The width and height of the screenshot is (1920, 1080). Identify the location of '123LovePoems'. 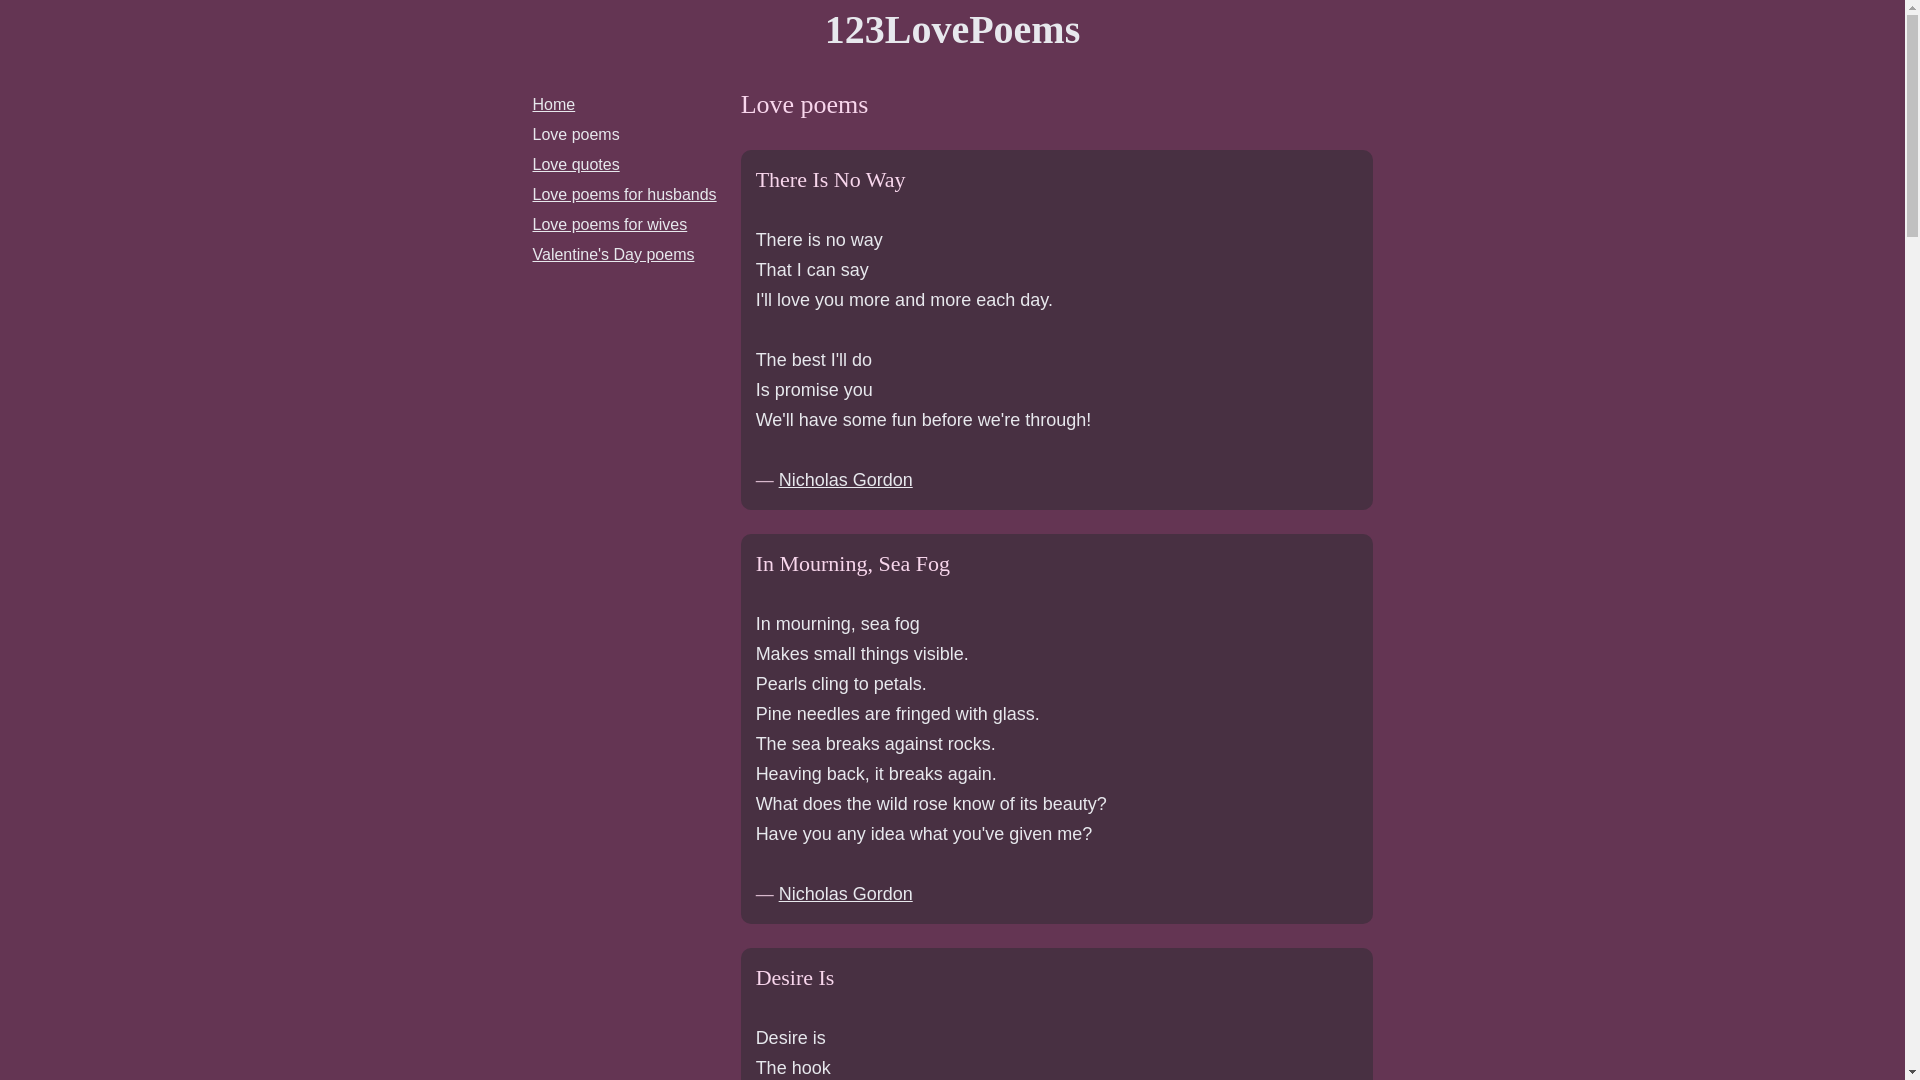
(952, 29).